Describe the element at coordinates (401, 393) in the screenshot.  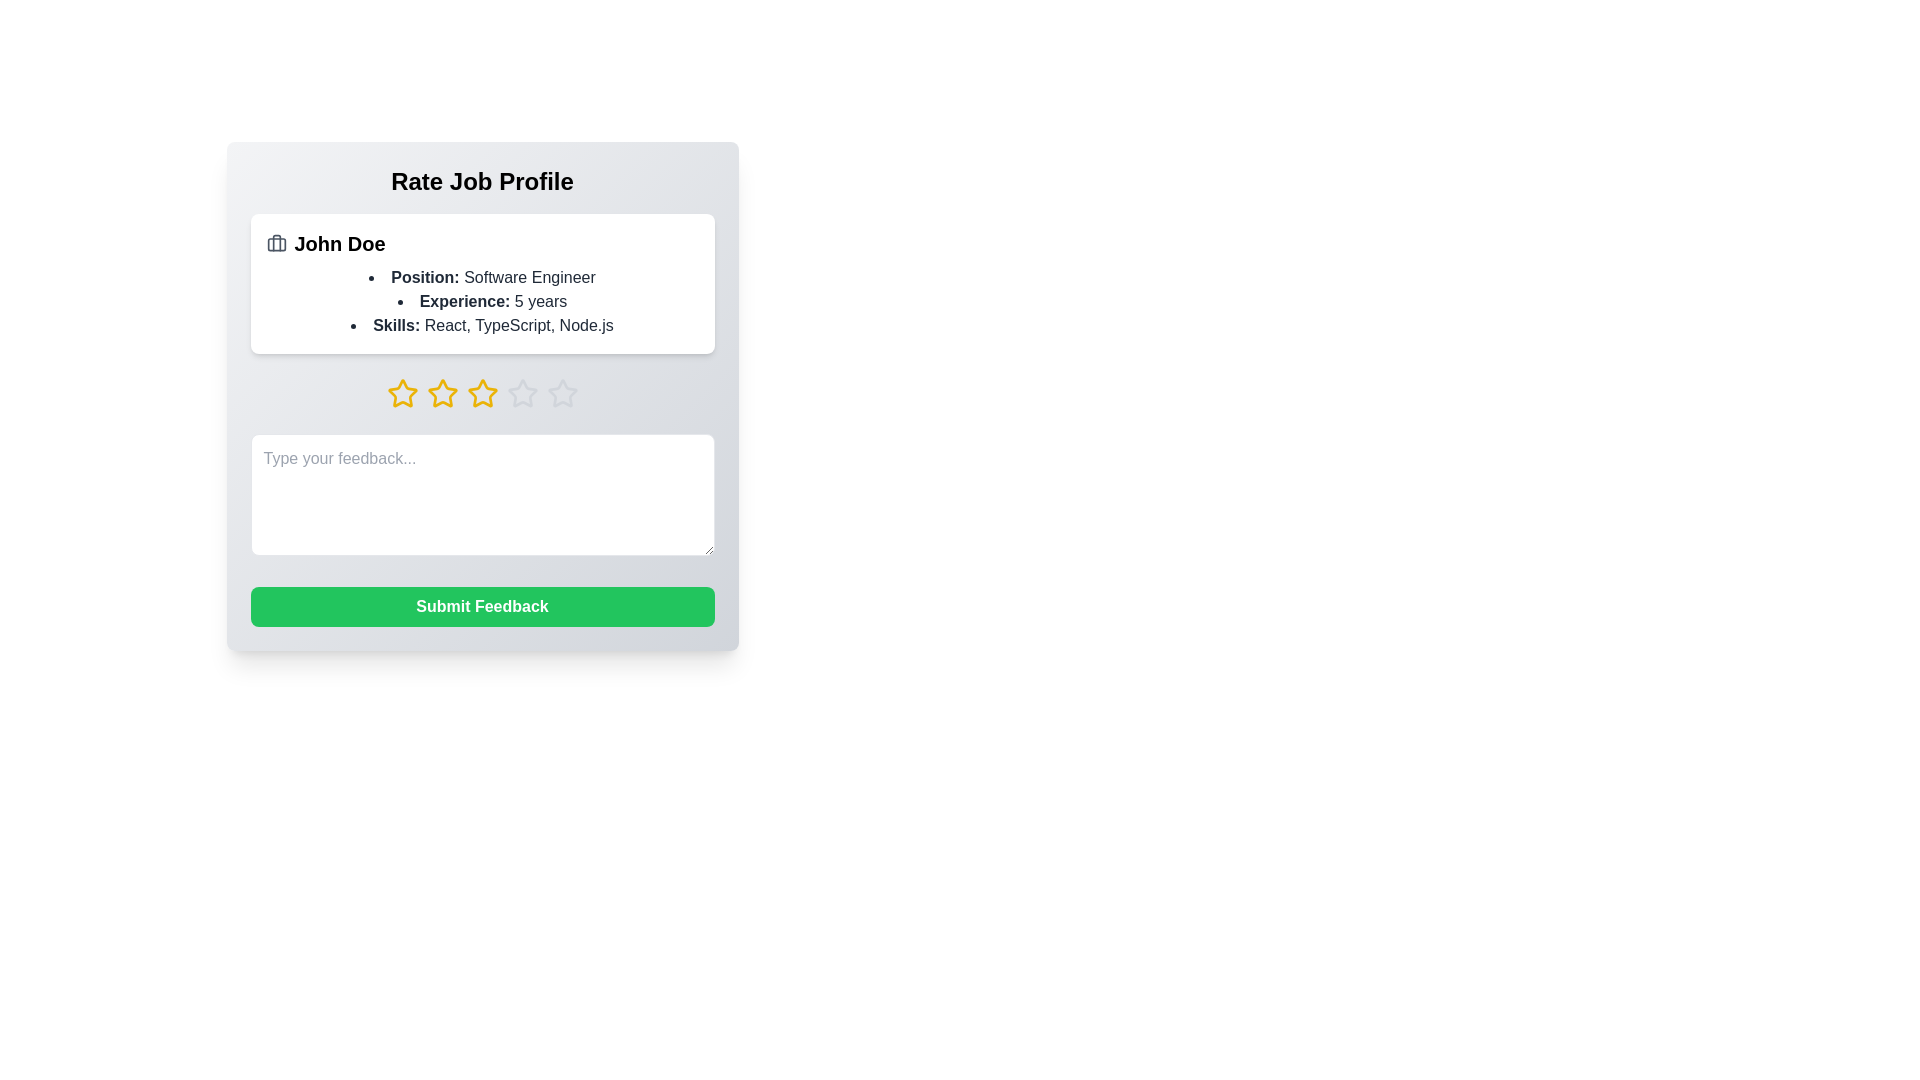
I see `the yellow hollow star icon, which is the first star in a row of five stars for rating, located below the profile information section and above the feedback input field` at that location.